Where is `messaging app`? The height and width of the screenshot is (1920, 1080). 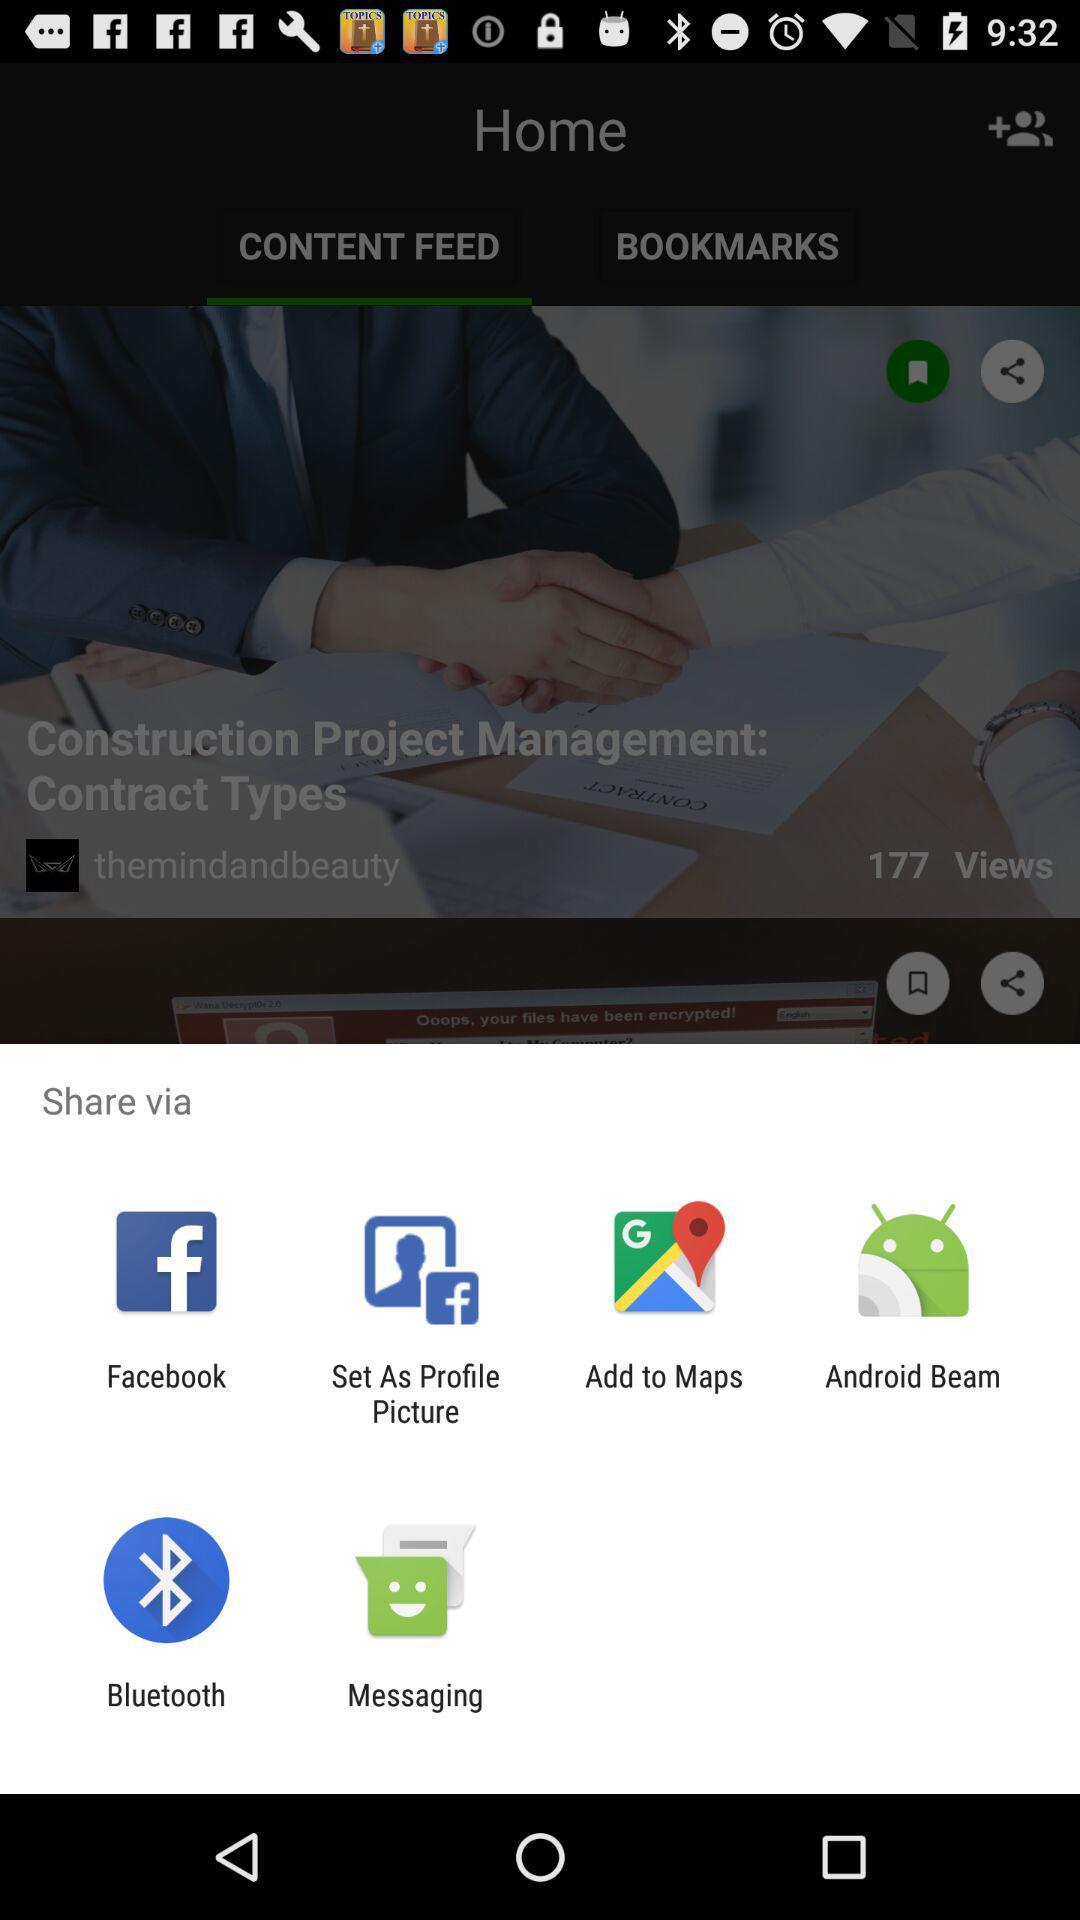 messaging app is located at coordinates (414, 1711).